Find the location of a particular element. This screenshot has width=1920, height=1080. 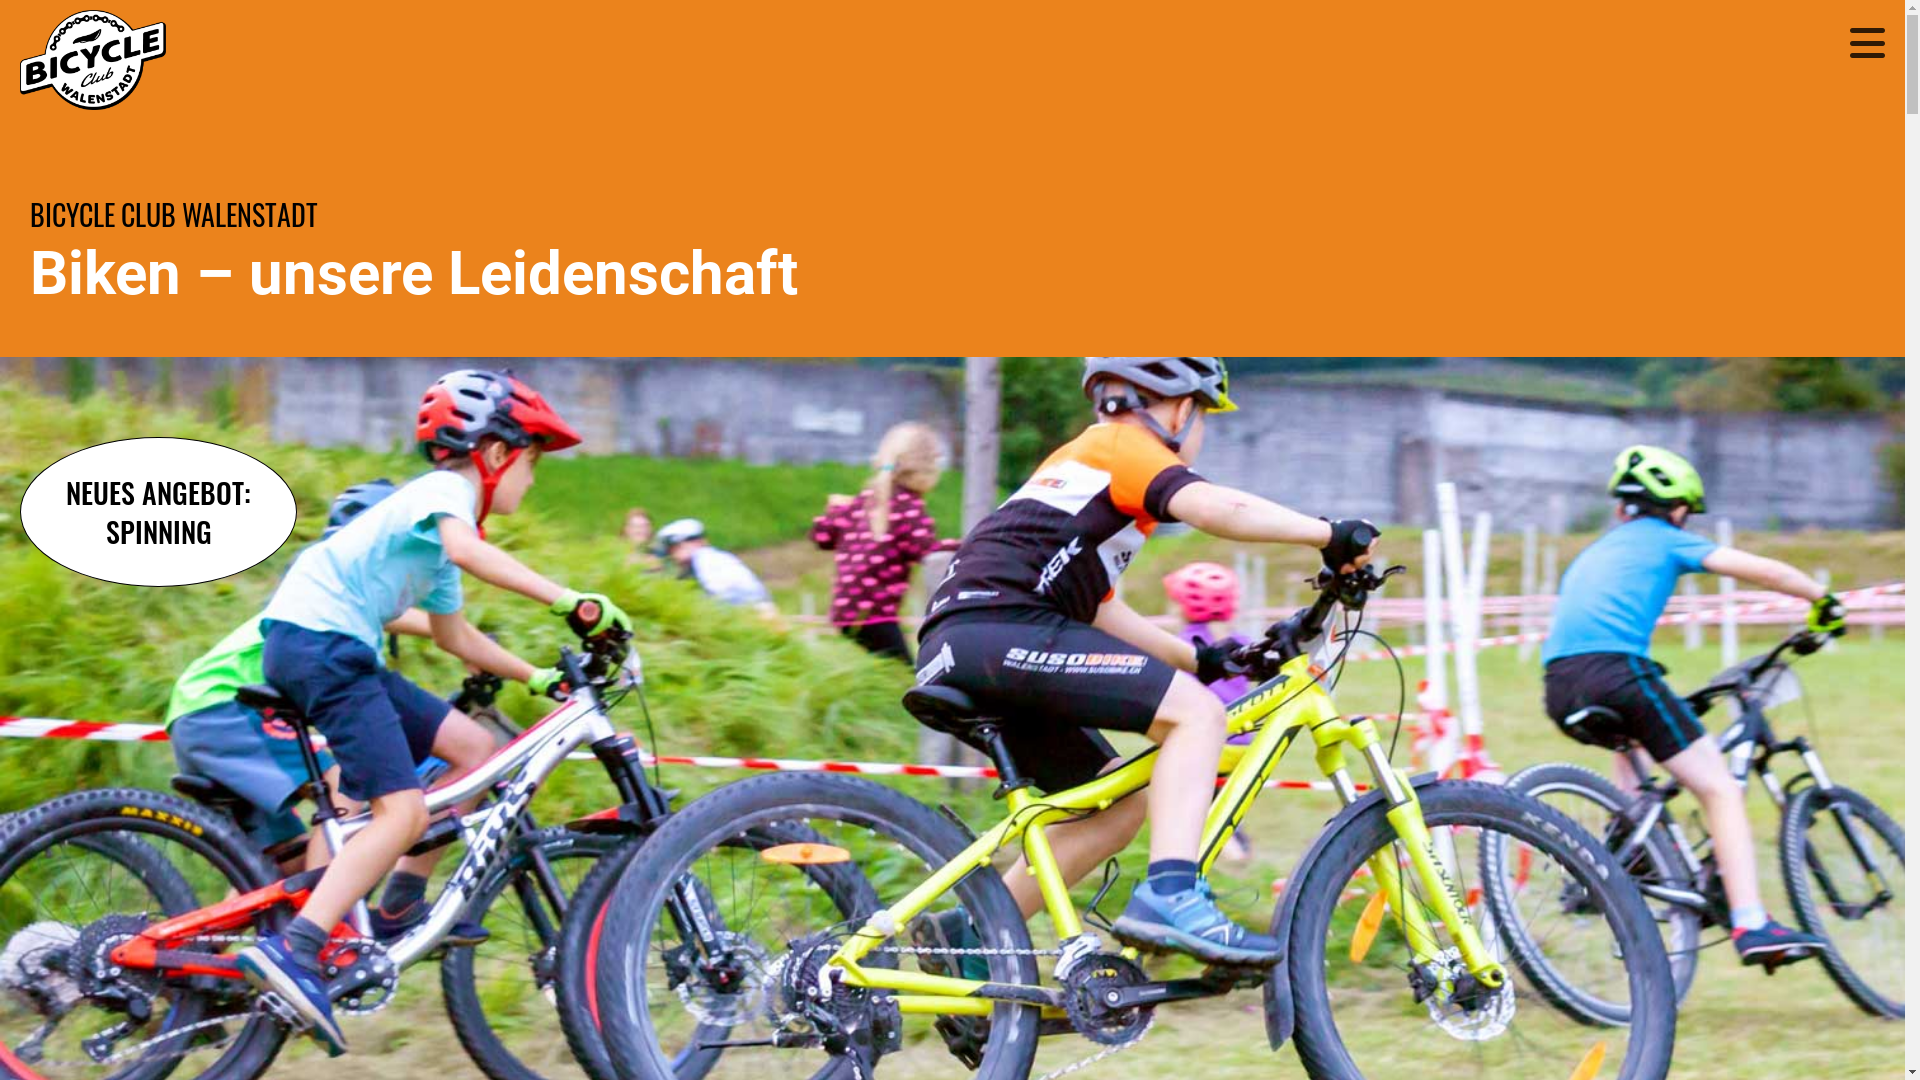

'NEUES ANGEBOT: is located at coordinates (157, 511).